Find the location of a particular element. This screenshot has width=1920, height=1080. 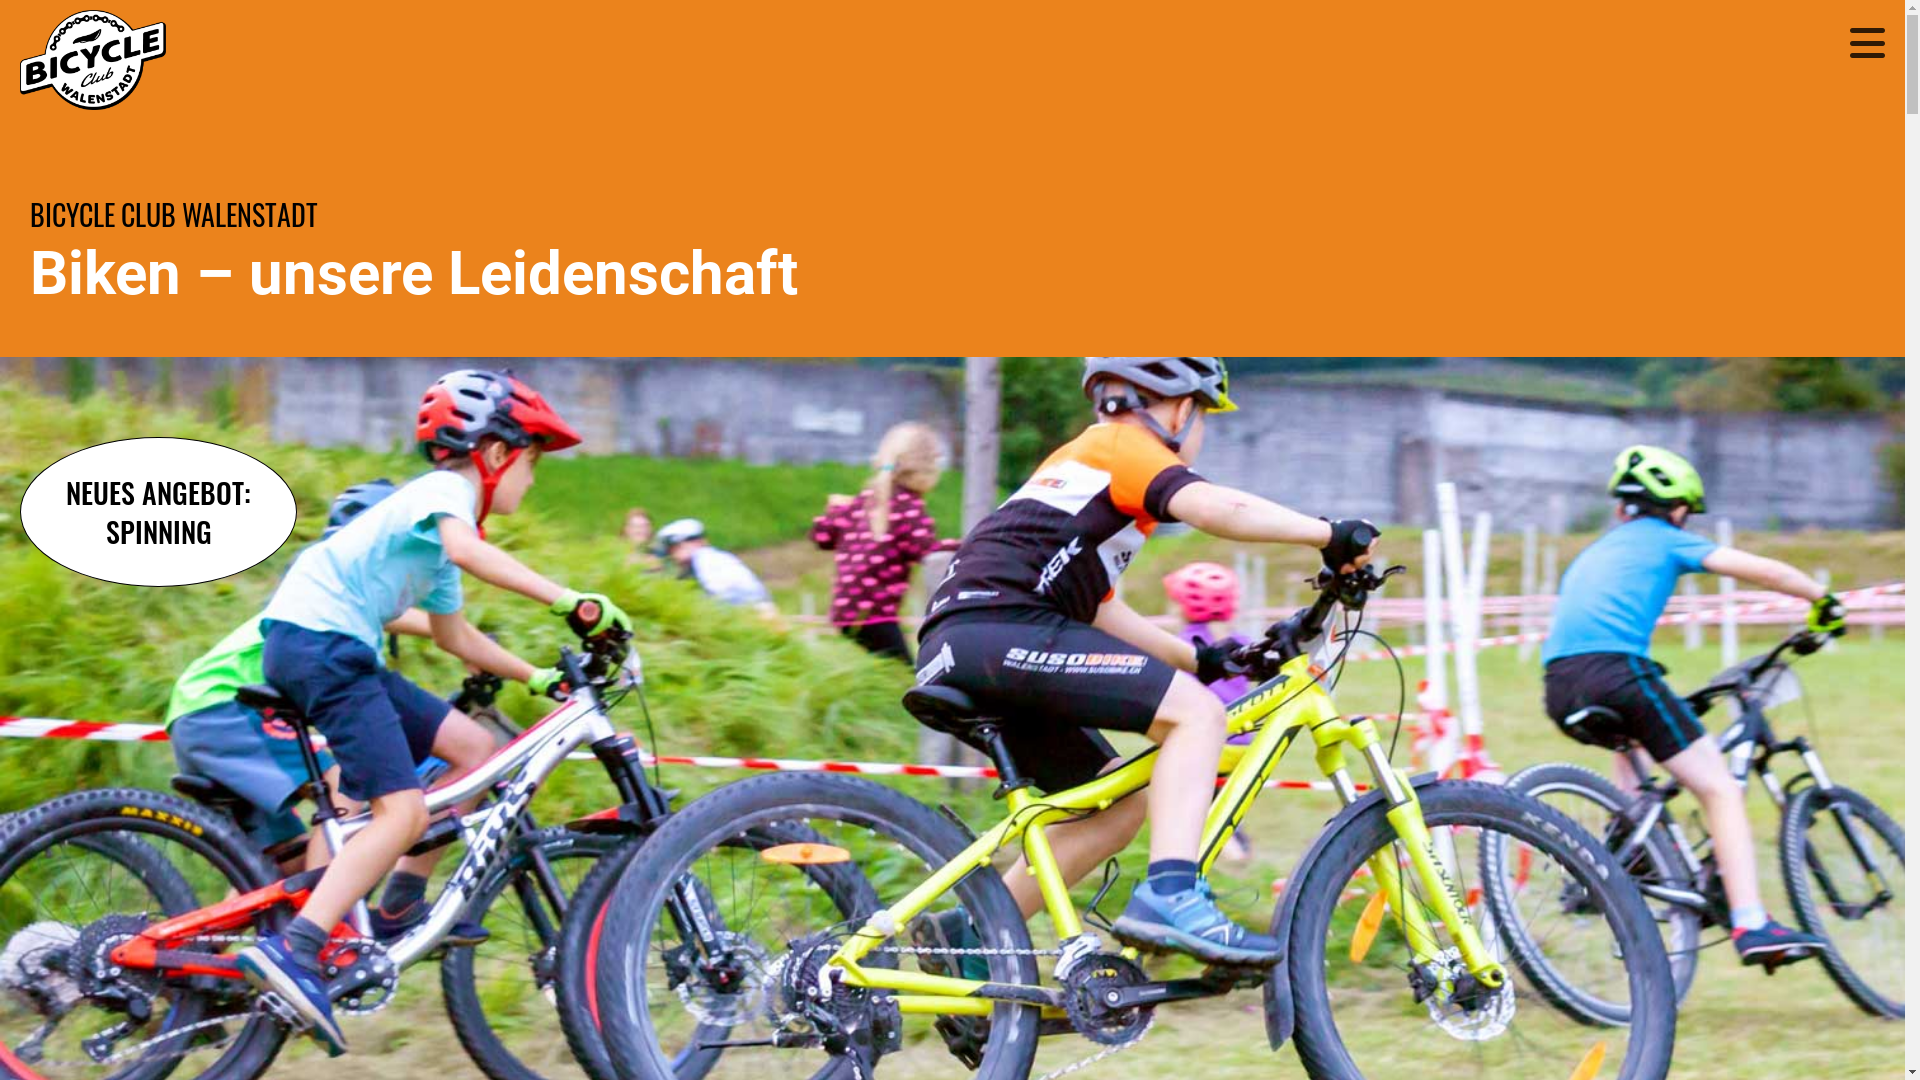

'NEUES ANGEBOT: is located at coordinates (157, 511).